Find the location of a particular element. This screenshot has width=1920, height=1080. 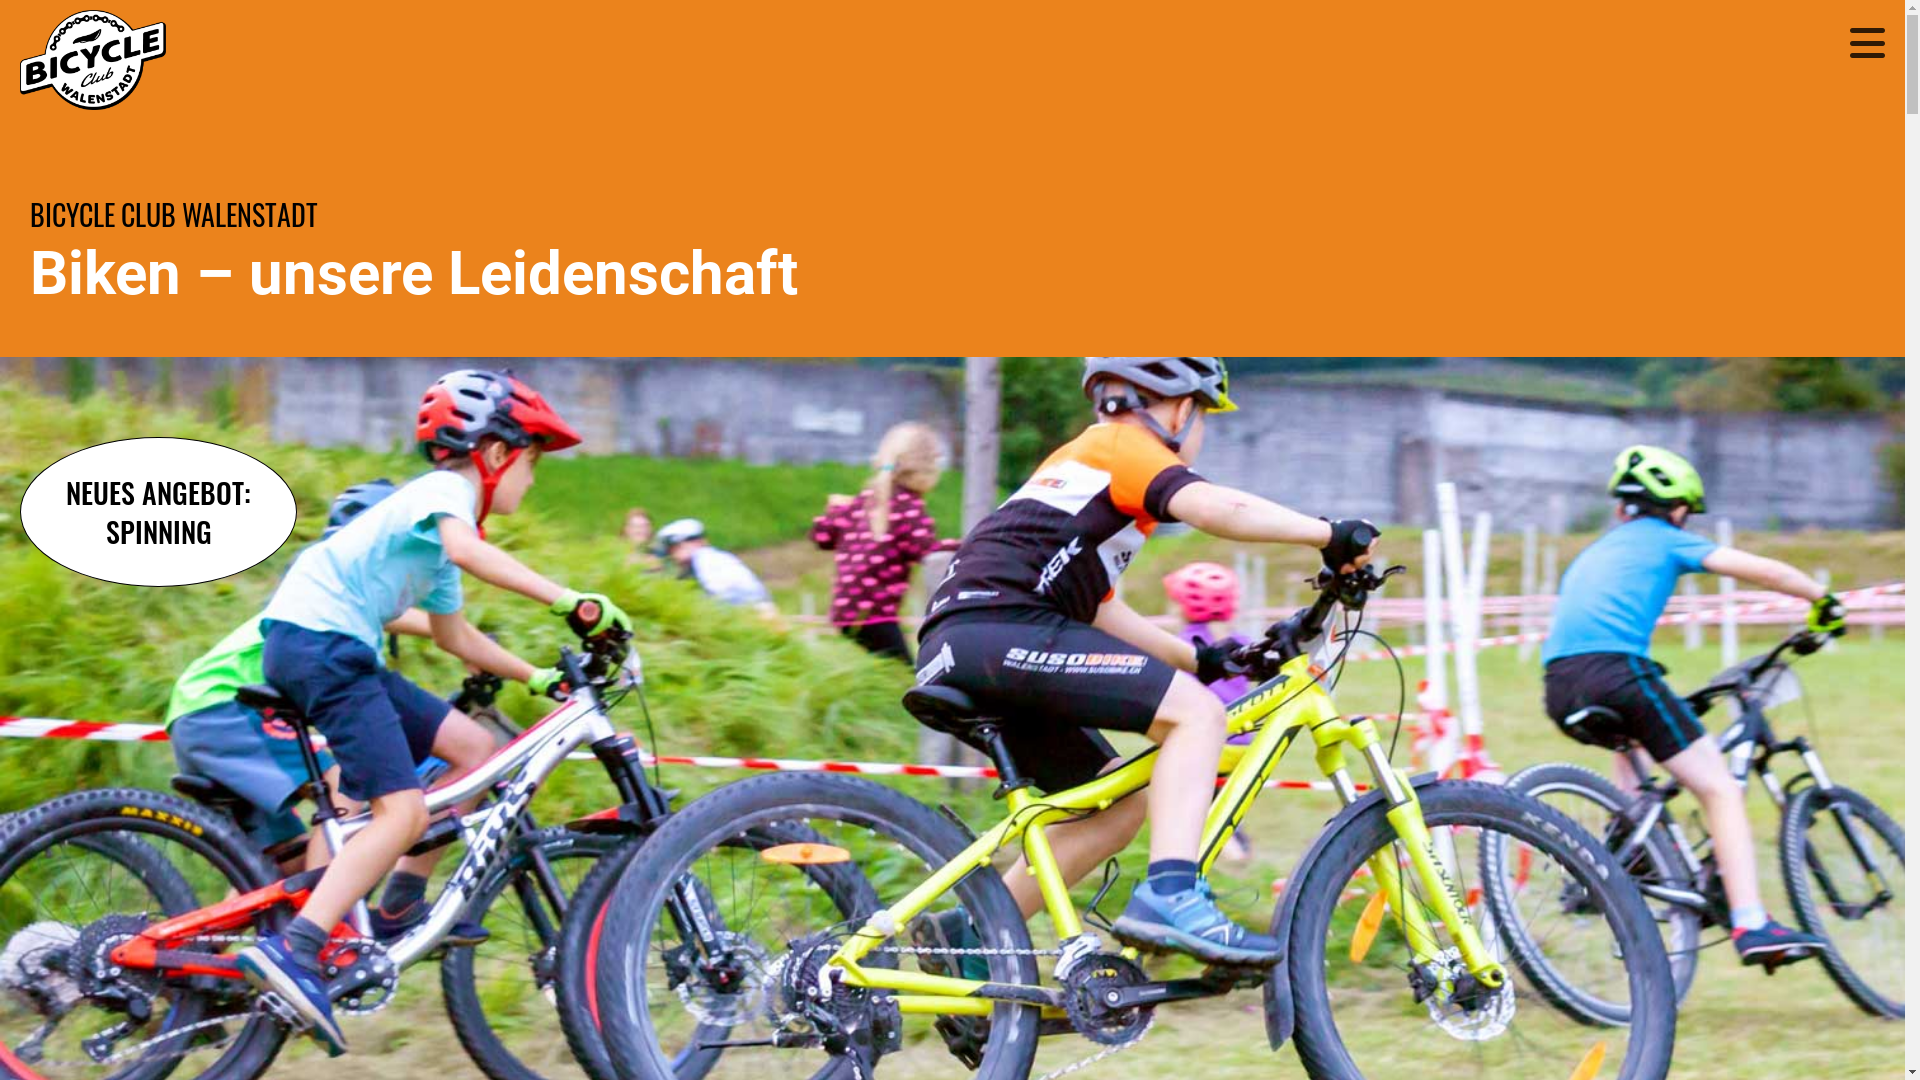

'NEUES ANGEBOT: is located at coordinates (157, 511).